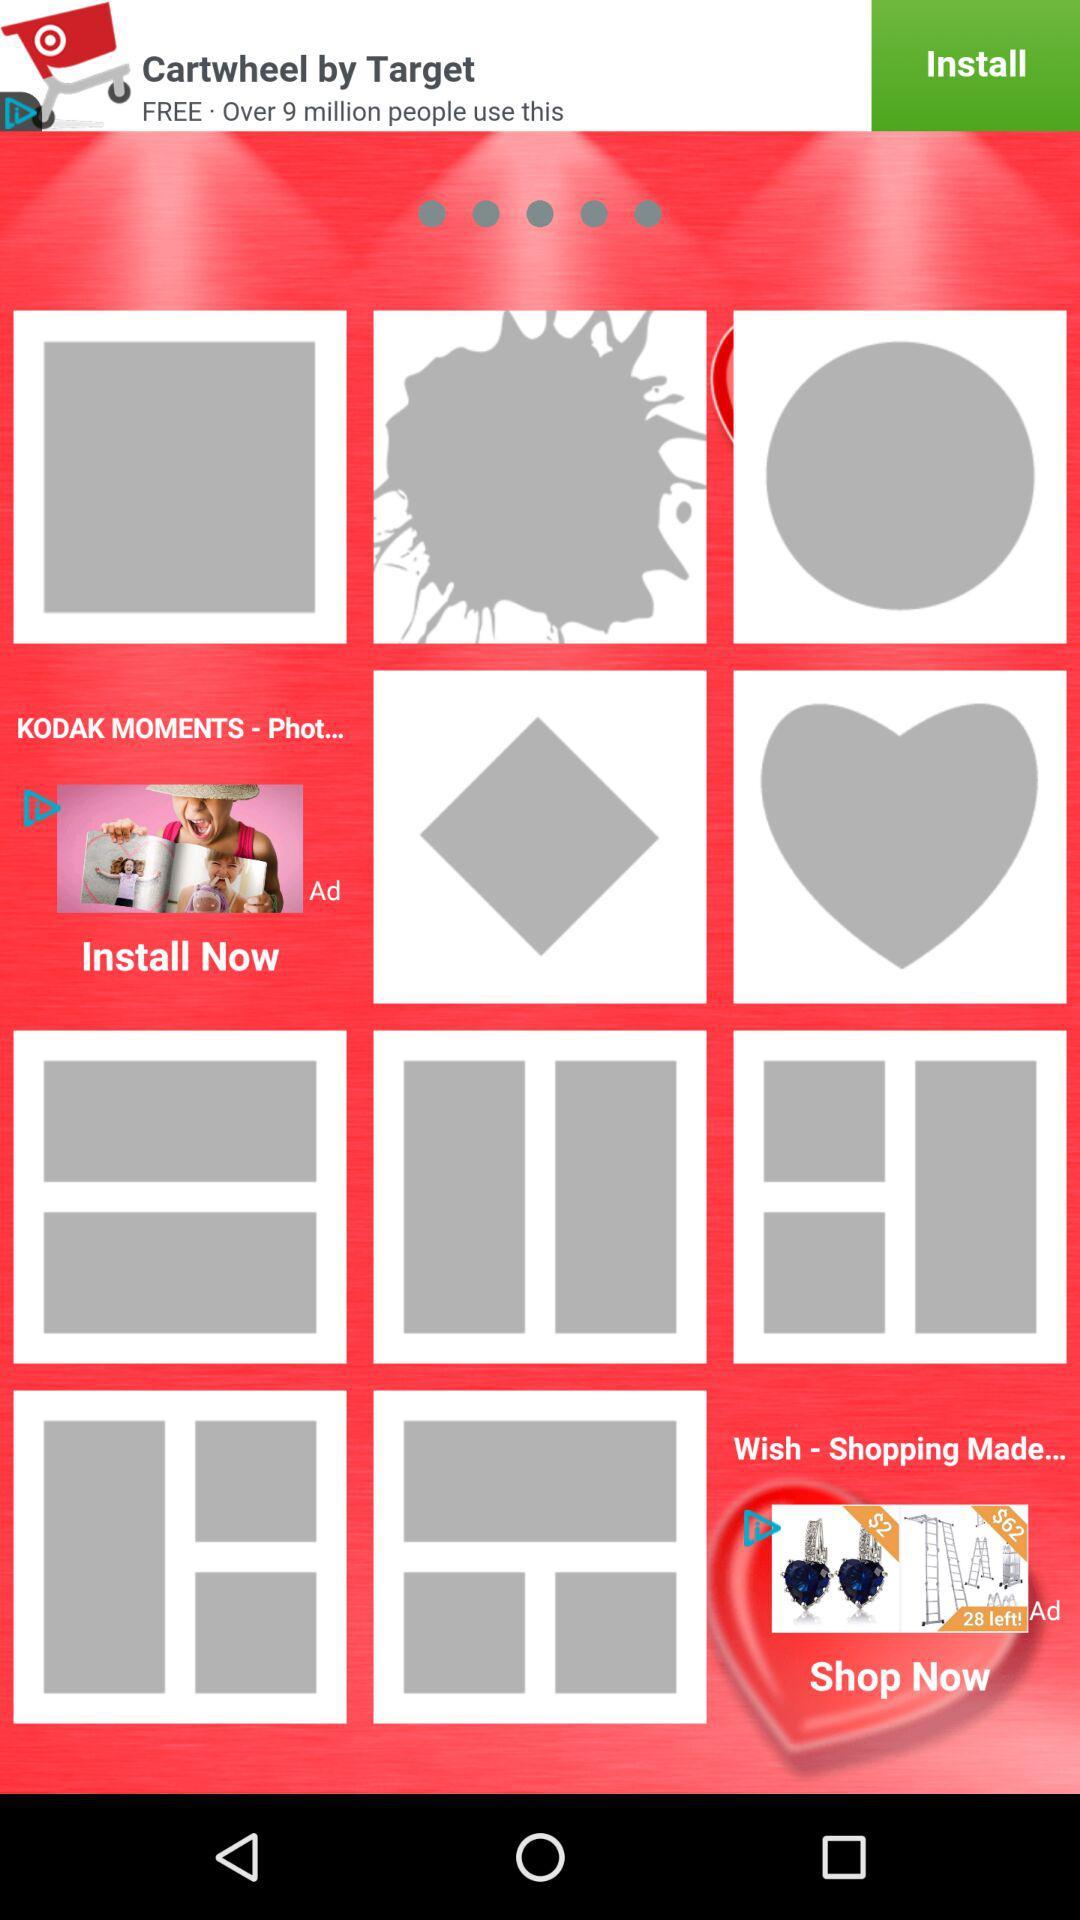 The height and width of the screenshot is (1920, 1080). What do you see at coordinates (898, 1196) in the screenshot?
I see `frame` at bounding box center [898, 1196].